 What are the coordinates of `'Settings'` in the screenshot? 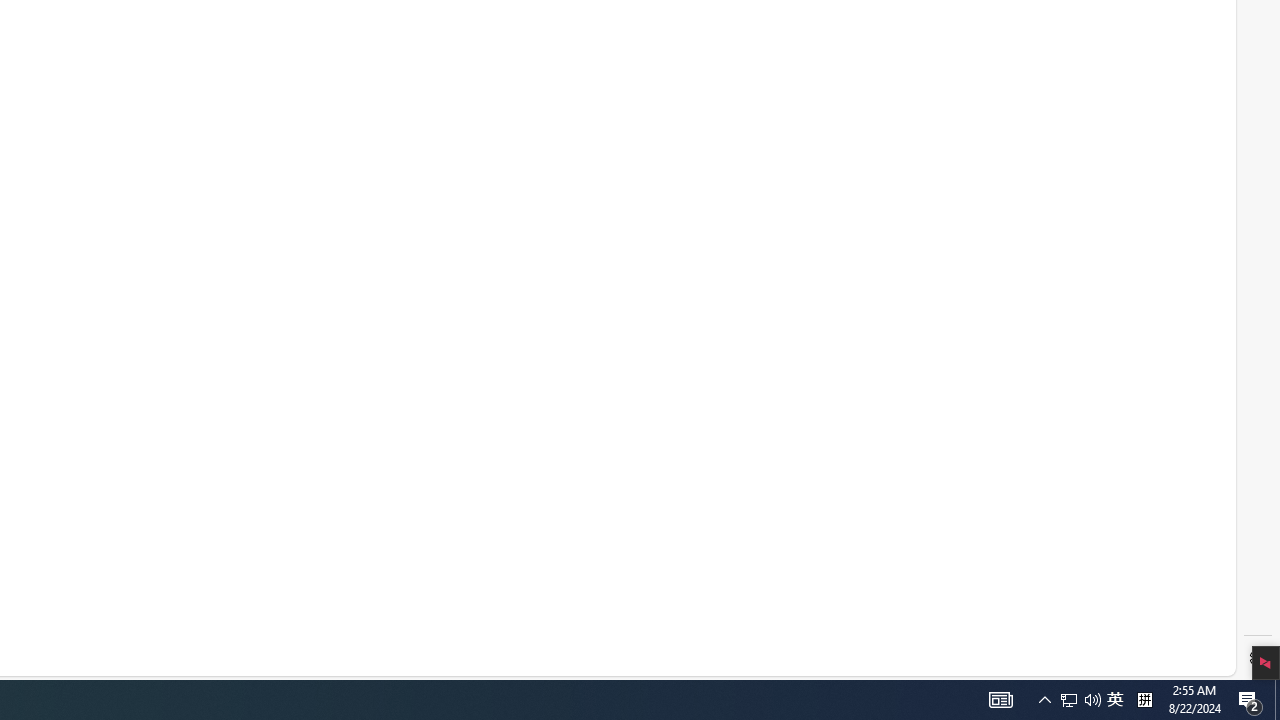 It's located at (1257, 658).